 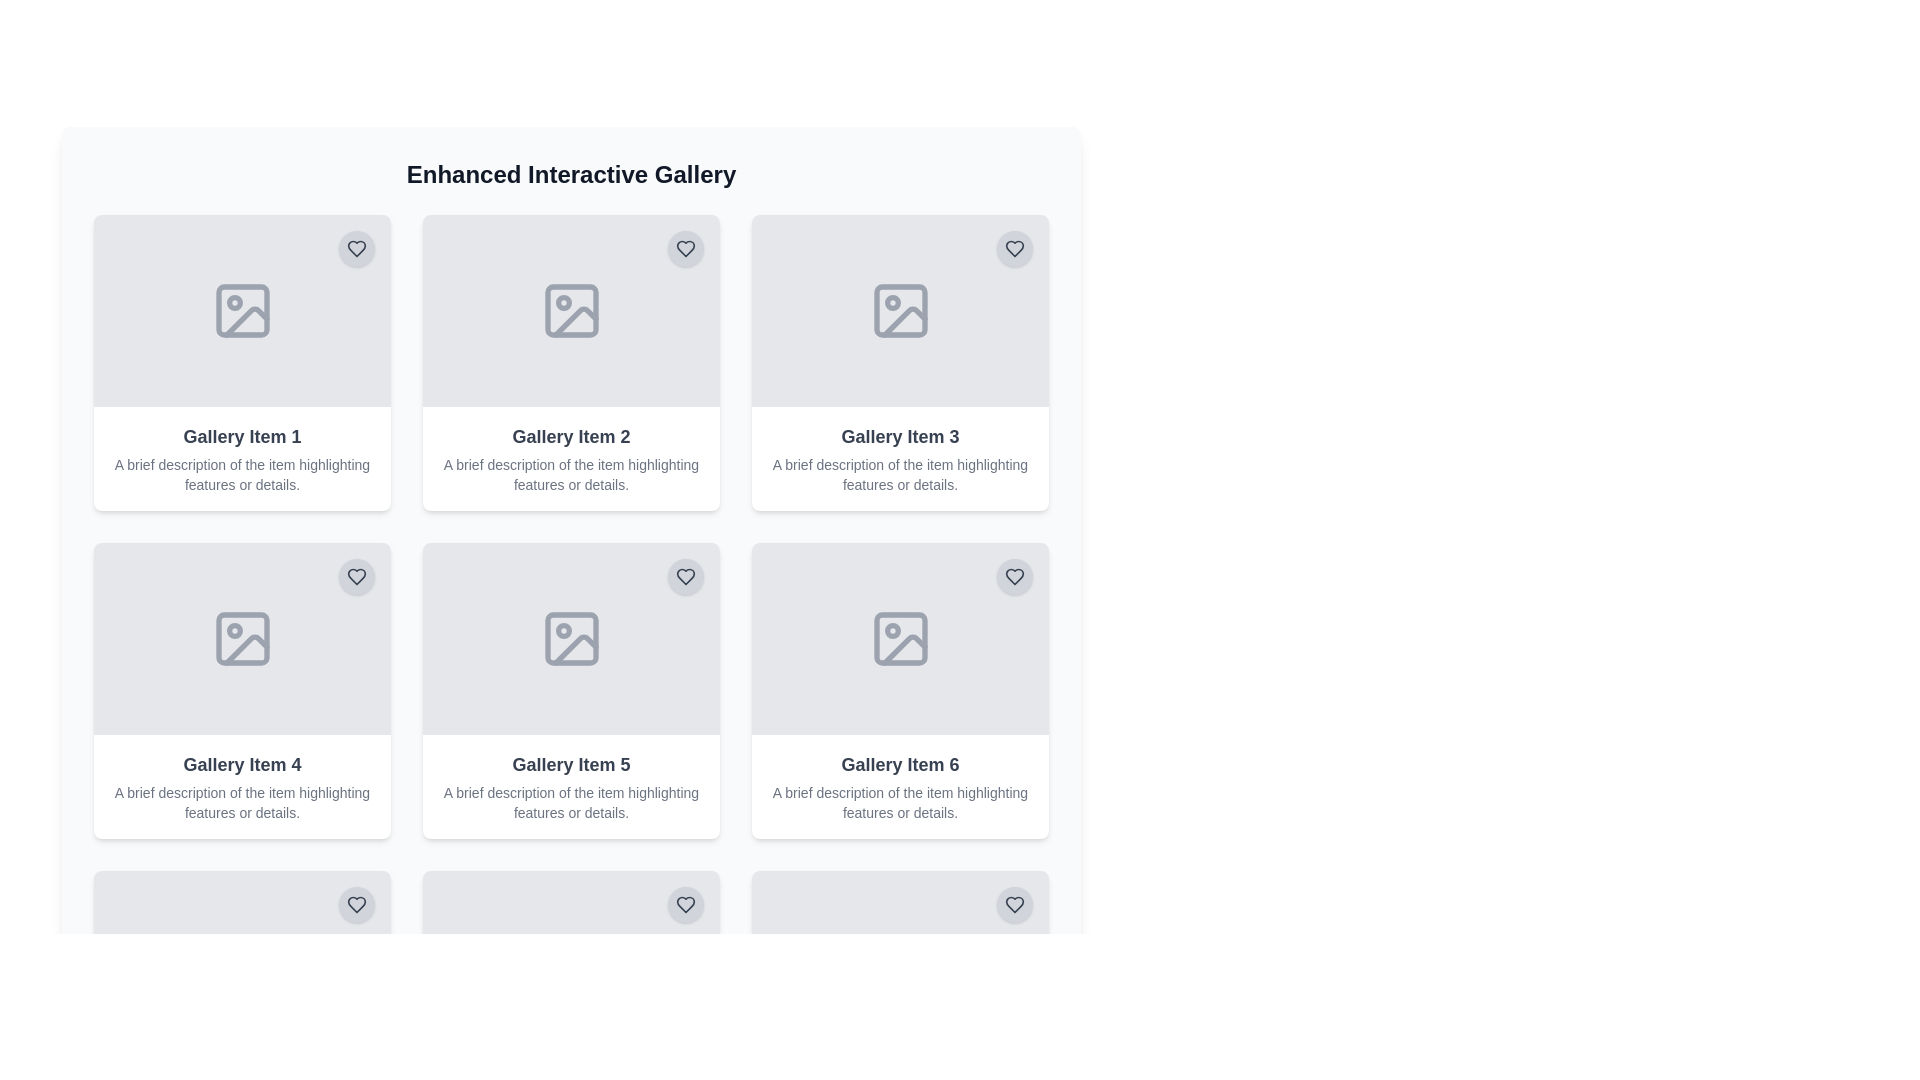 I want to click on the Component card in the second row, first column of the gallery, which contains an image placeholder and textual information, so click(x=241, y=689).